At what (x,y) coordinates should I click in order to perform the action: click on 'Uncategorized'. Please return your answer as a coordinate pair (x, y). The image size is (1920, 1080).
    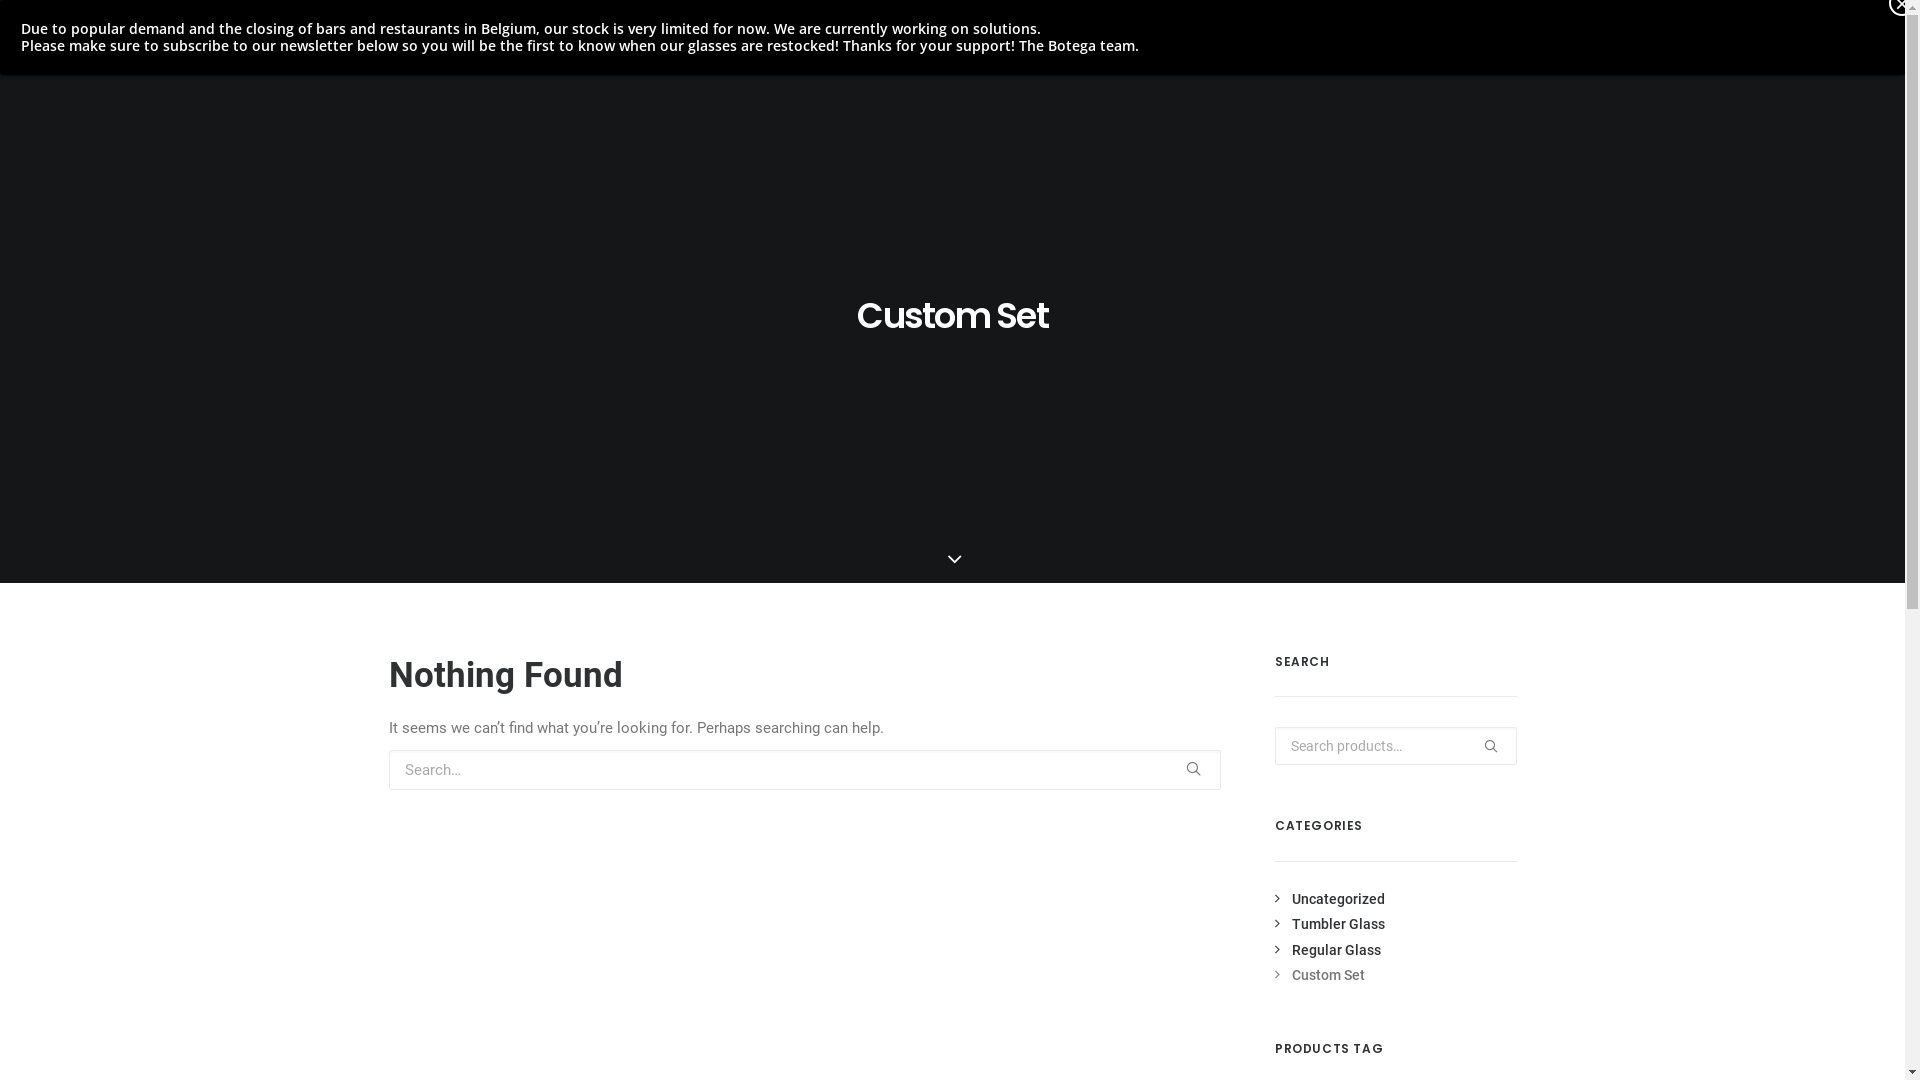
    Looking at the image, I should click on (1329, 897).